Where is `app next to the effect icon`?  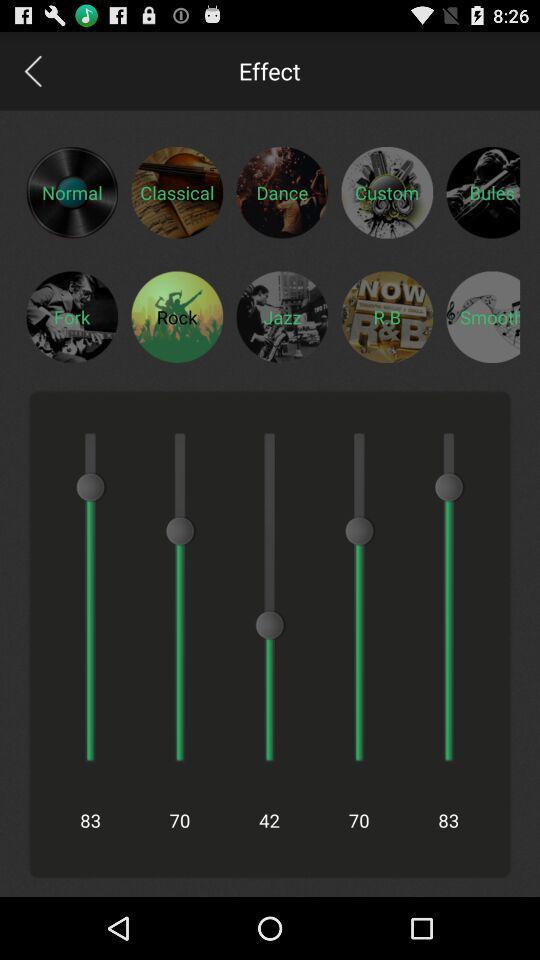
app next to the effect icon is located at coordinates (31, 70).